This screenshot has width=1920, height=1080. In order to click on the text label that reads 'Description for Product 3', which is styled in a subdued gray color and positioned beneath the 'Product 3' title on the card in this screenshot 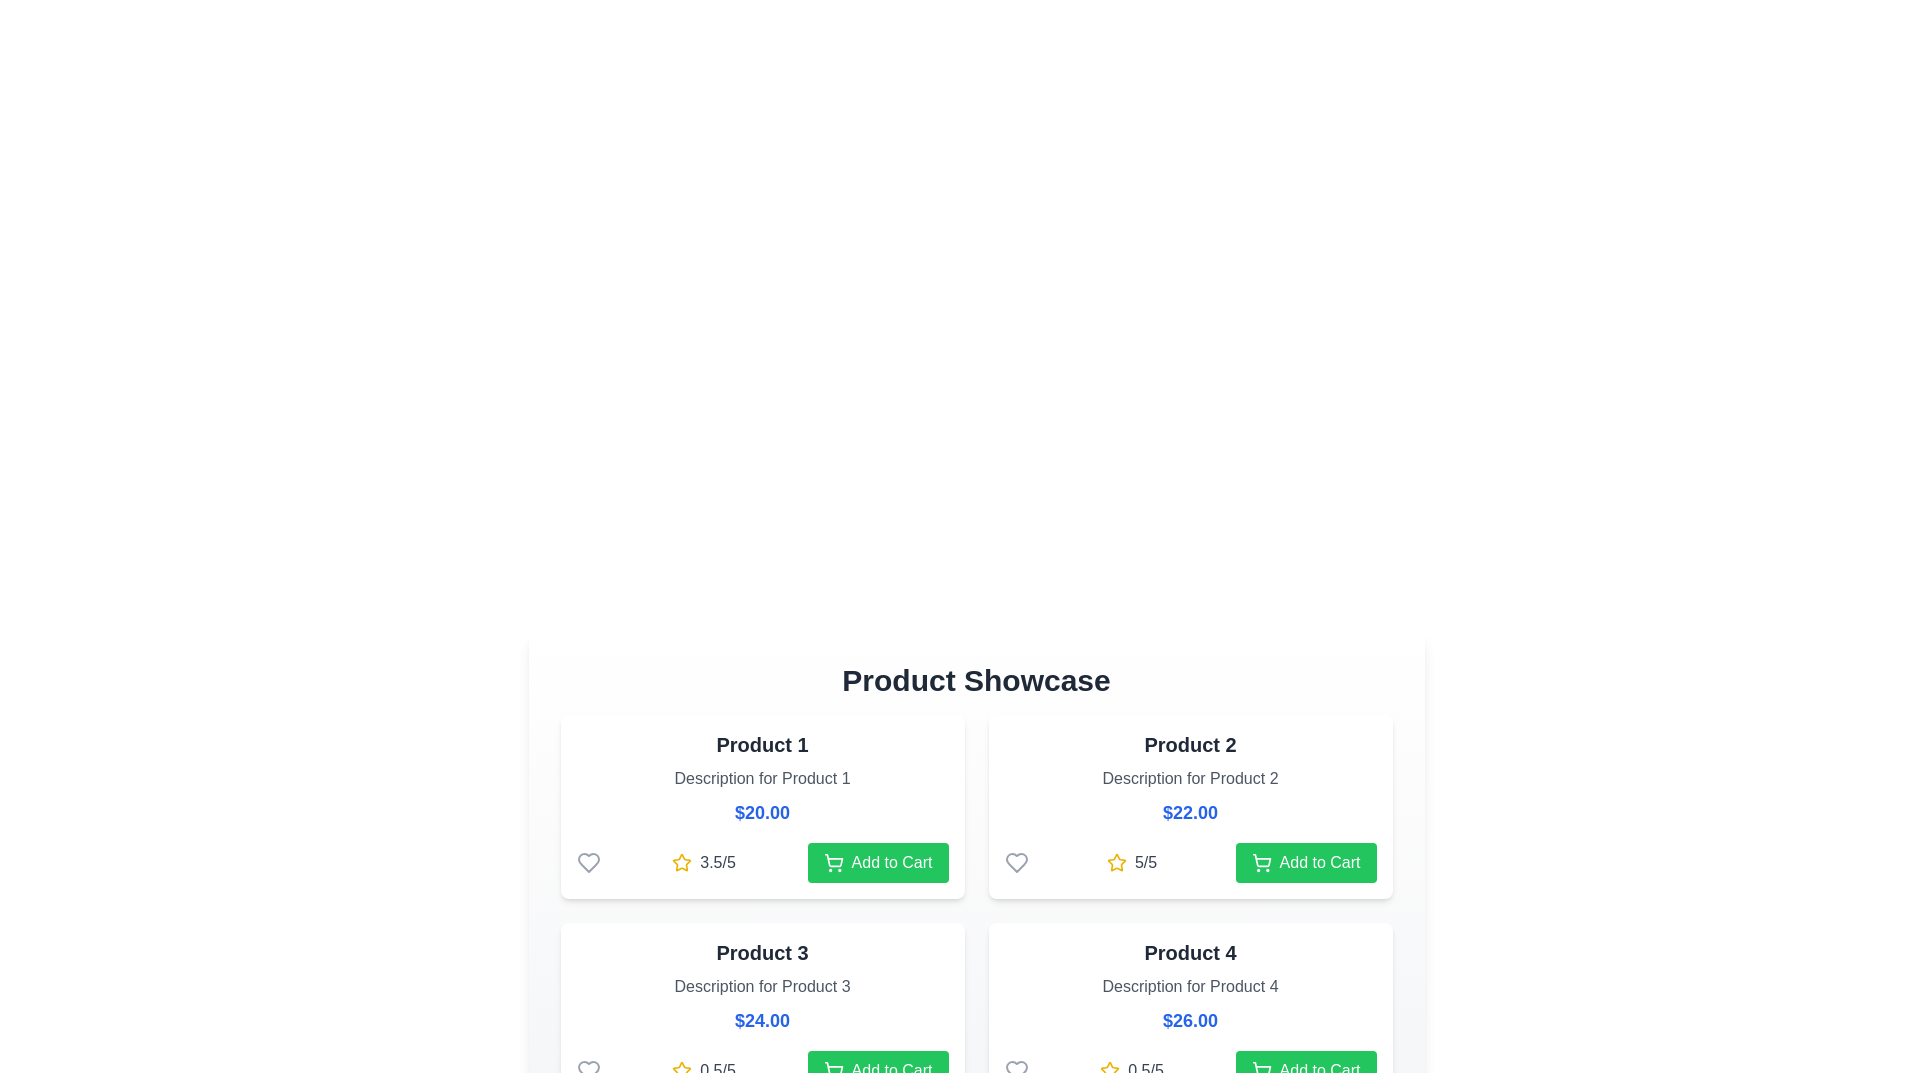, I will do `click(761, 986)`.